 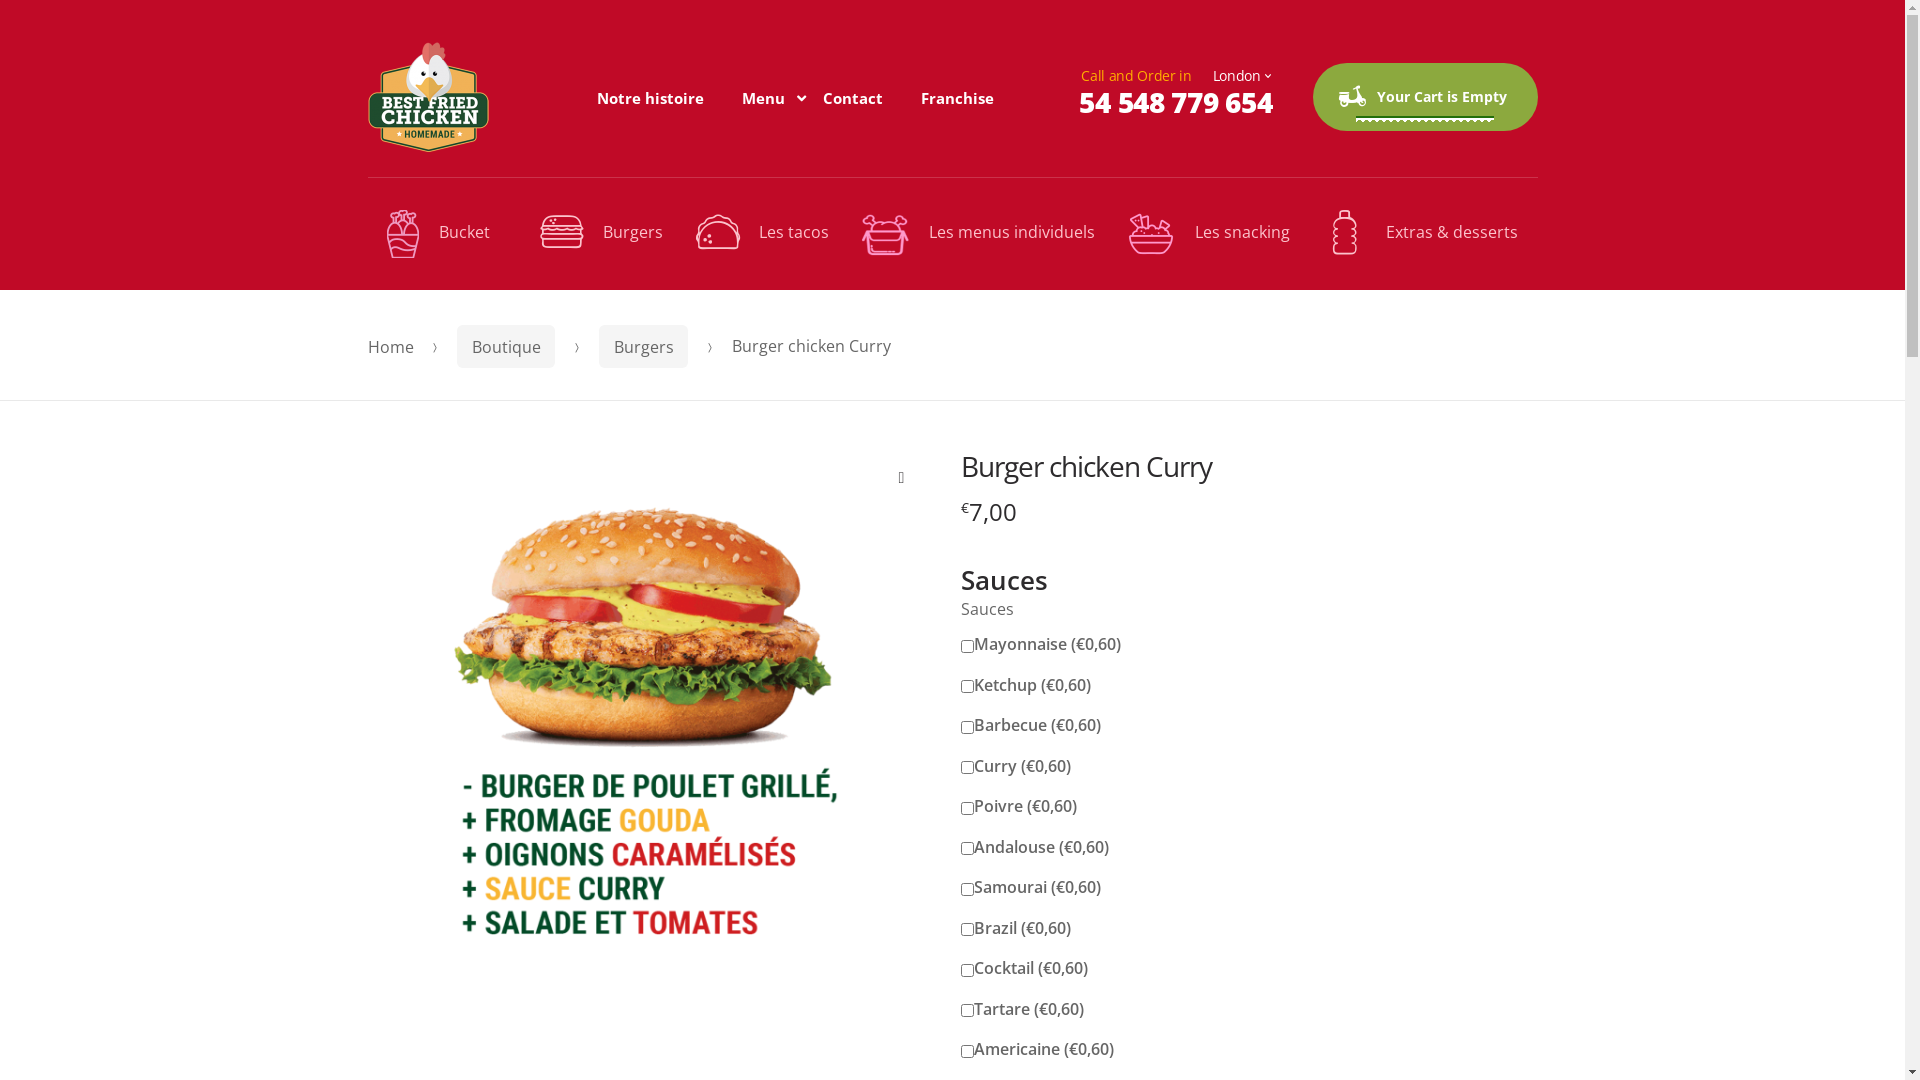 I want to click on 'Menu', so click(x=762, y=96).